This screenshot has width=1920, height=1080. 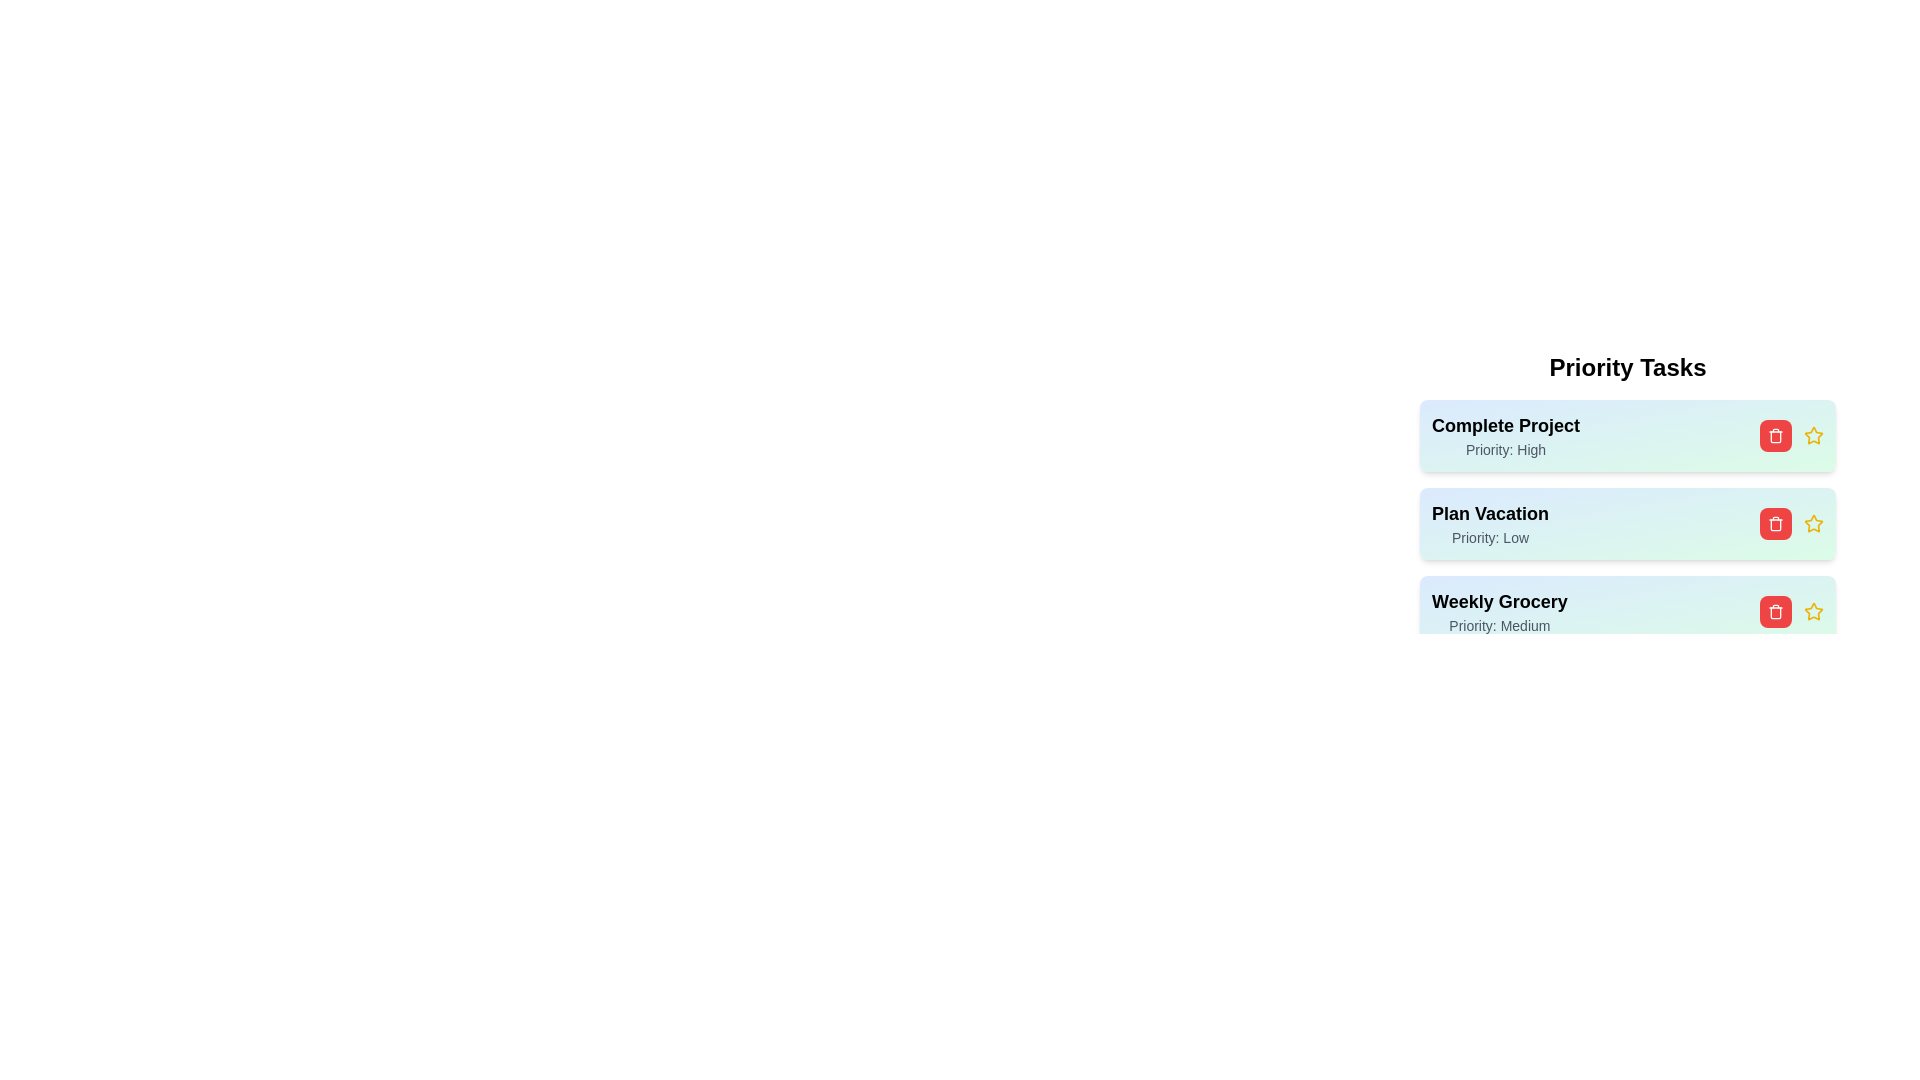 I want to click on delete button for the task titled 'Weekly Grocery', so click(x=1776, y=611).